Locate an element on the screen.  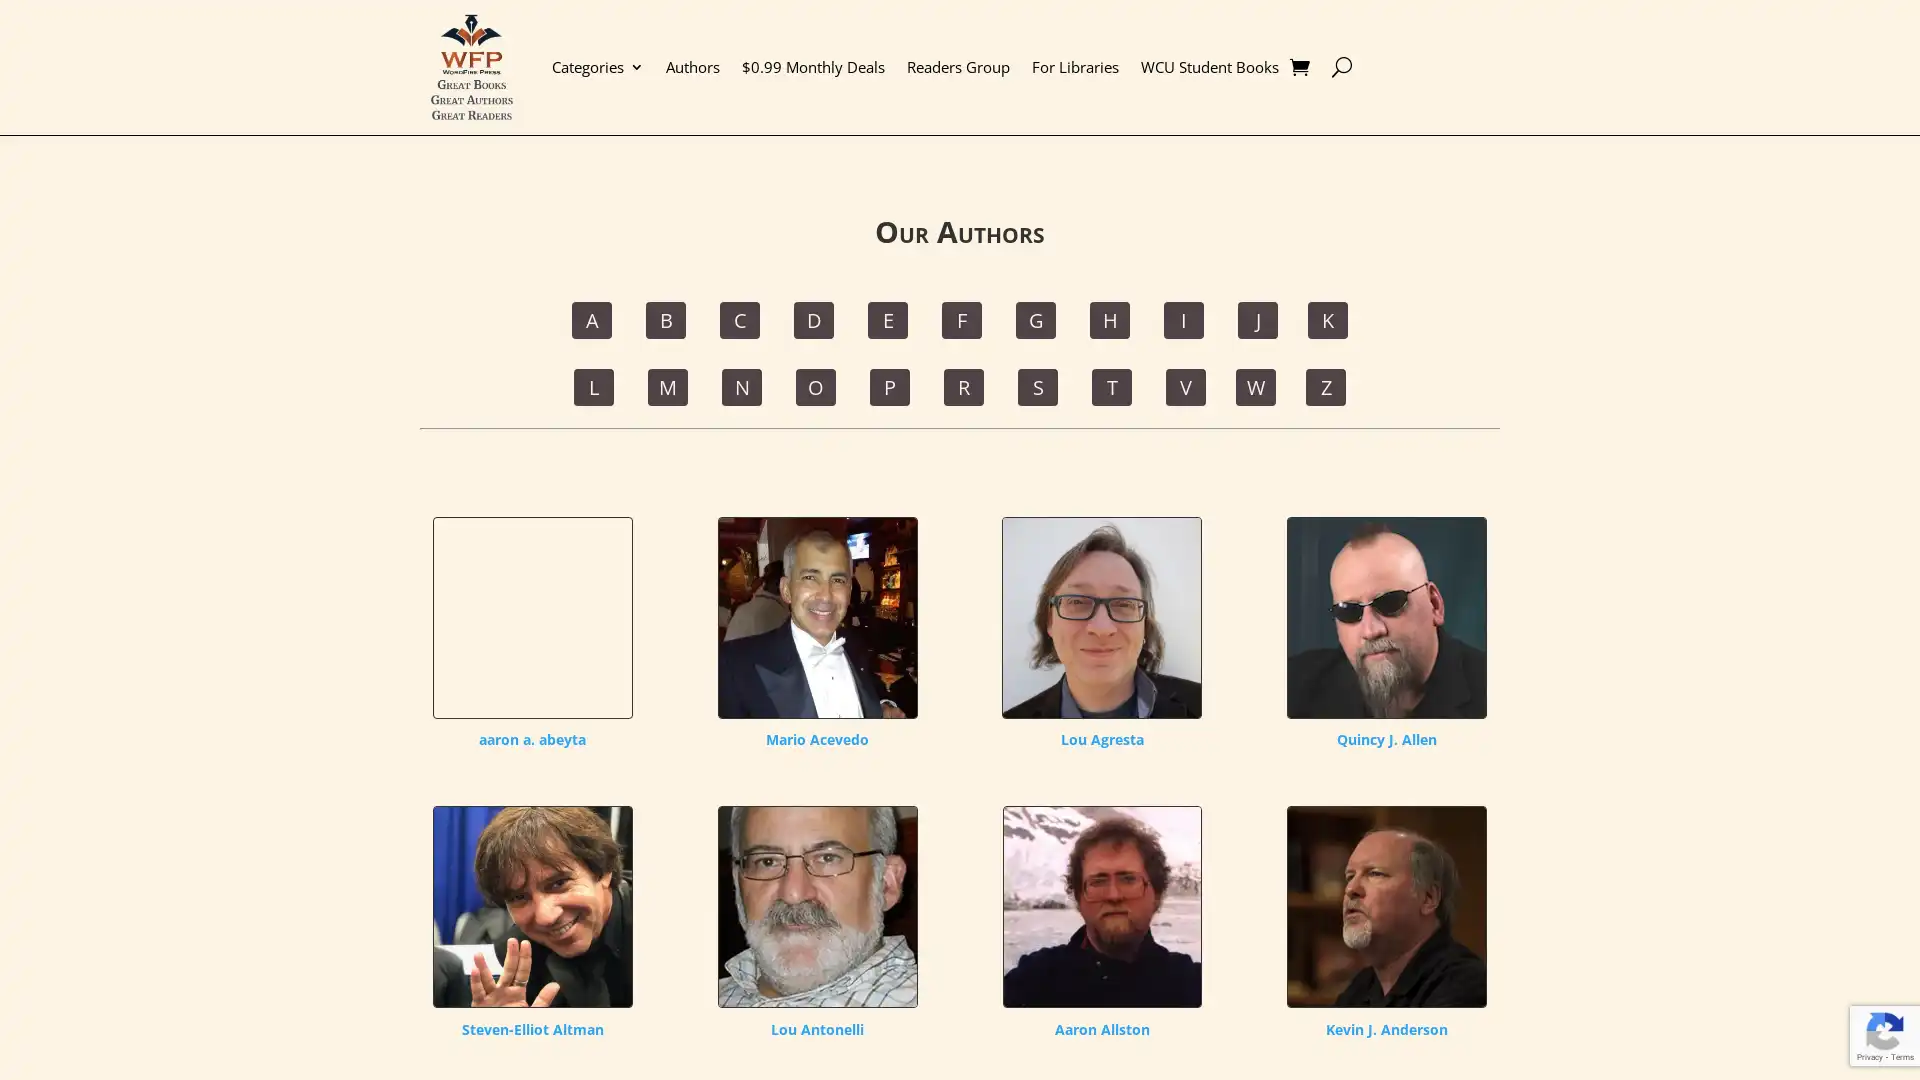
G is located at coordinates (1036, 318).